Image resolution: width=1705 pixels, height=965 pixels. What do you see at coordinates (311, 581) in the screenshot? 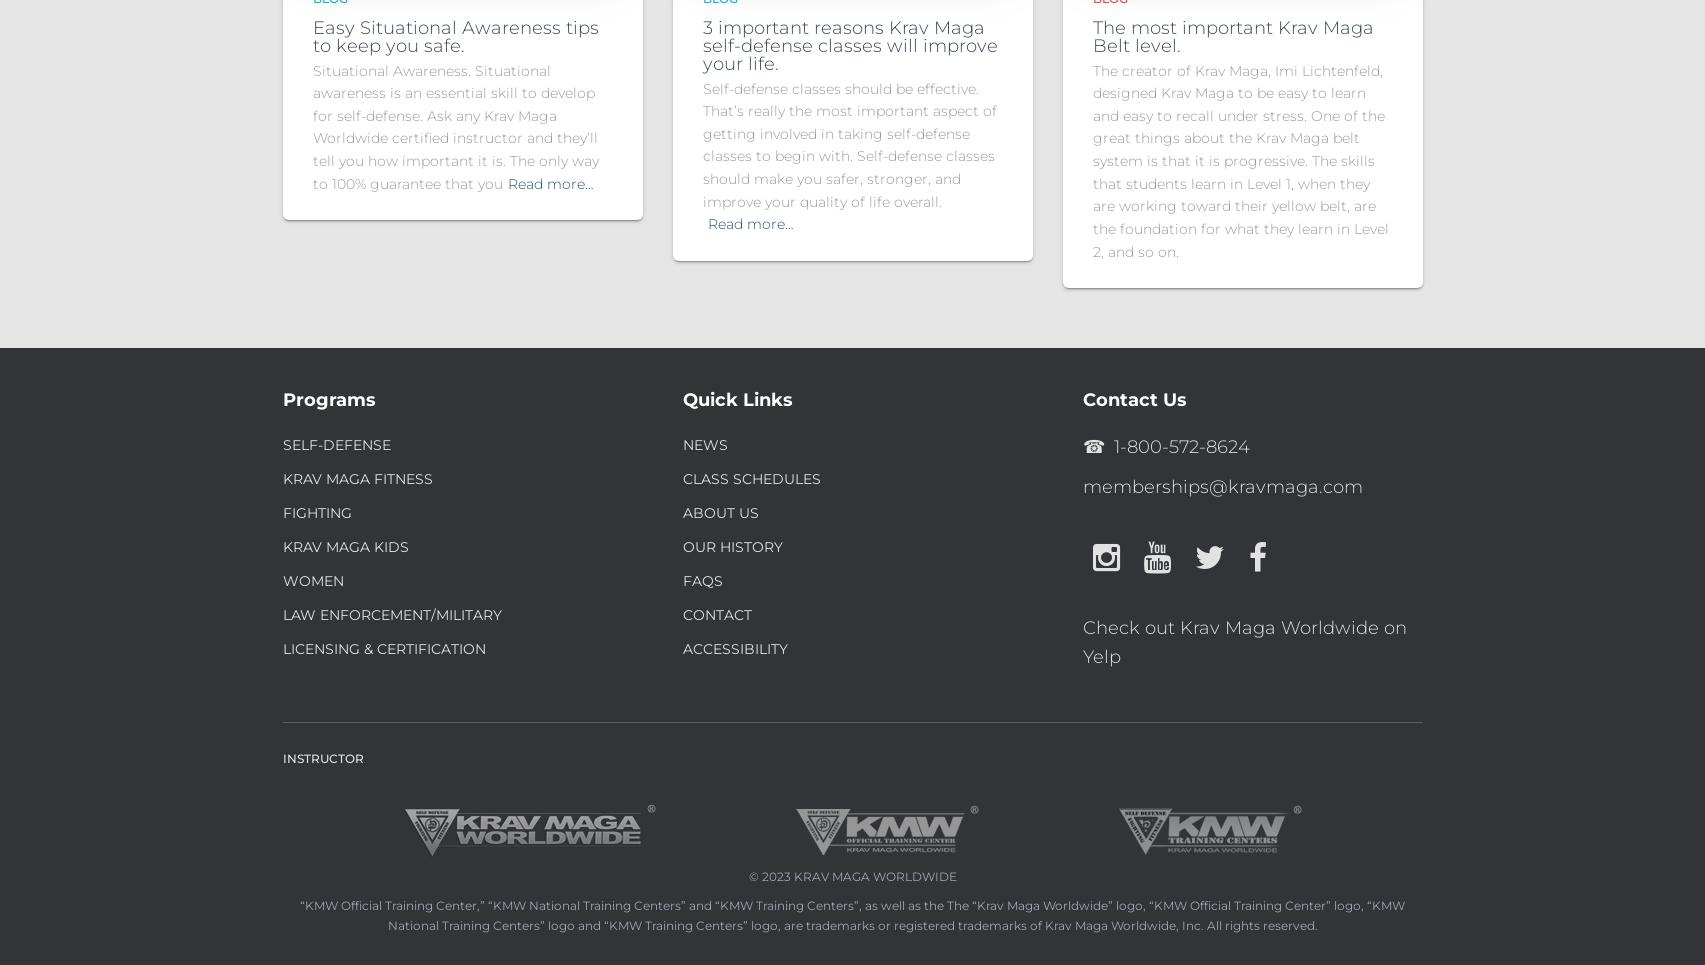
I see `'Women'` at bounding box center [311, 581].